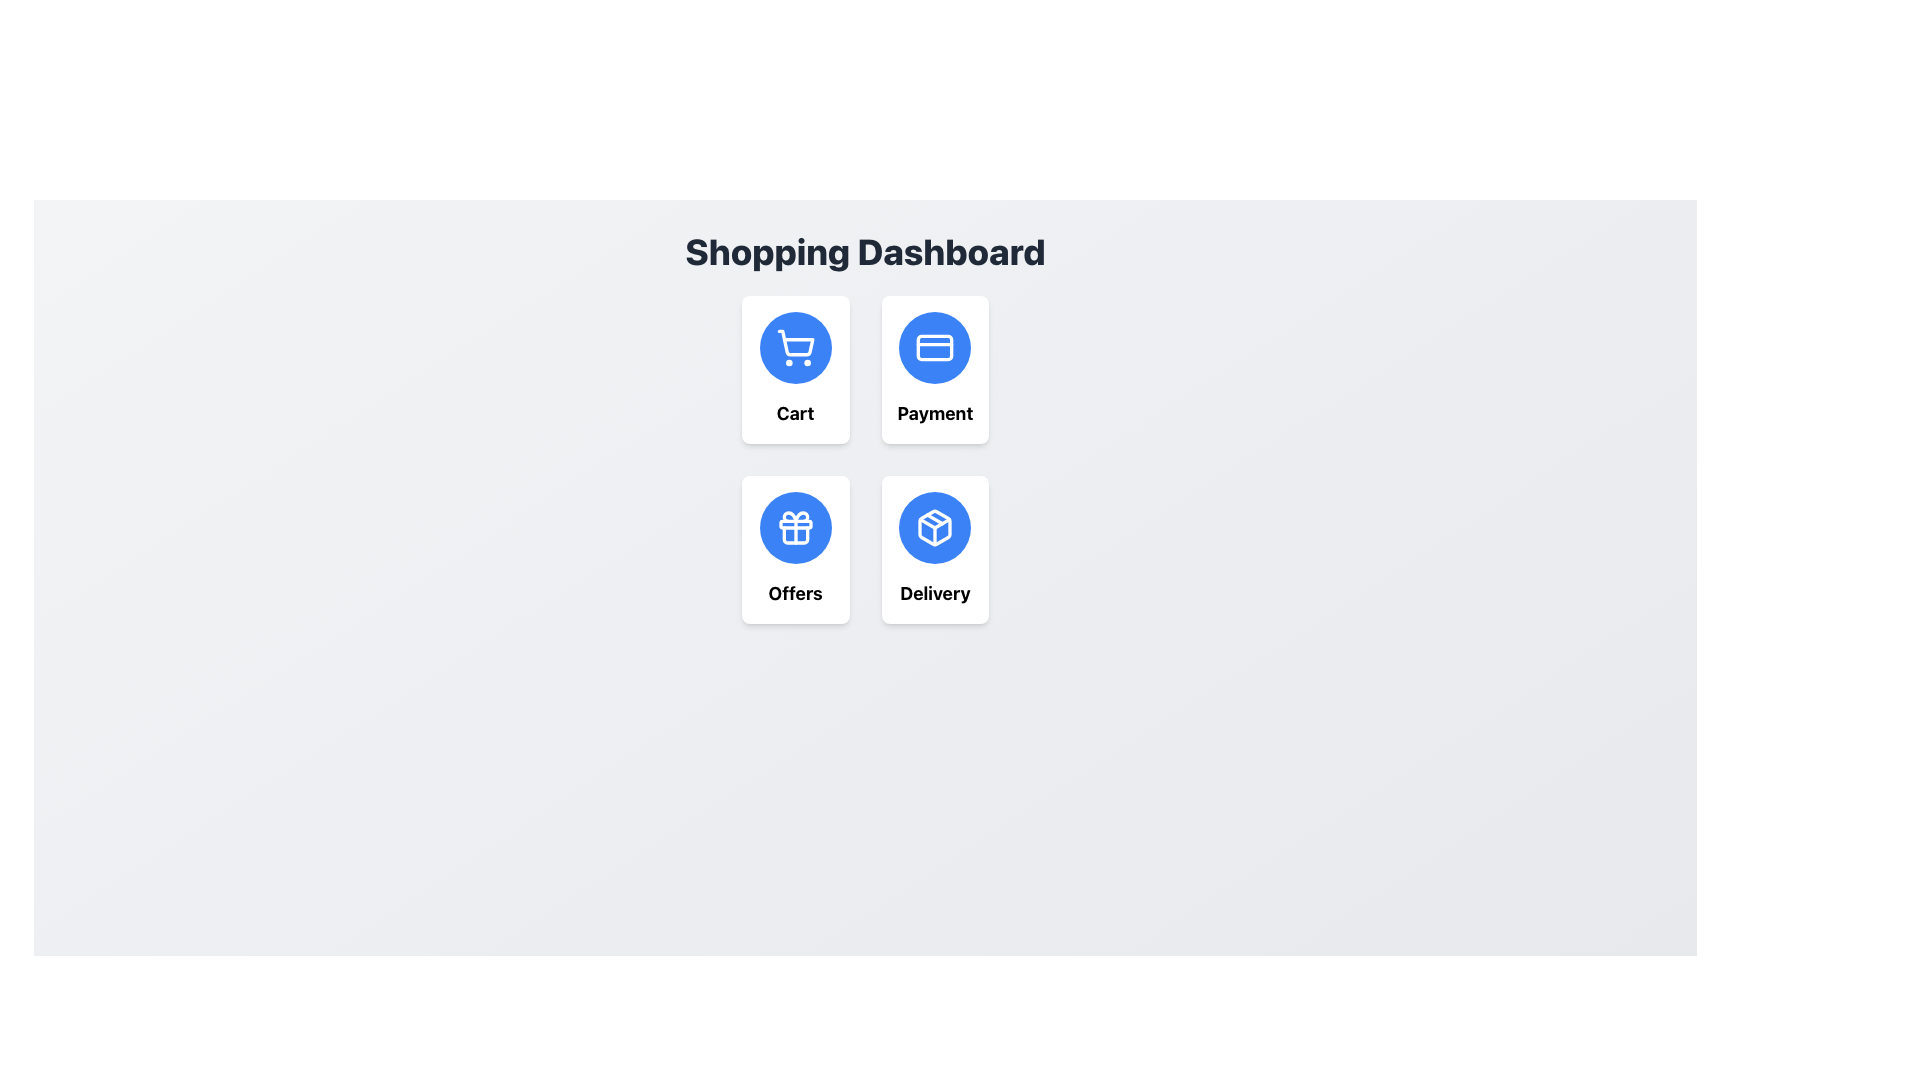 The image size is (1920, 1080). I want to click on the text label identifying the 'Delivery' section located at the bottom-right of the grid of cards, so click(934, 593).